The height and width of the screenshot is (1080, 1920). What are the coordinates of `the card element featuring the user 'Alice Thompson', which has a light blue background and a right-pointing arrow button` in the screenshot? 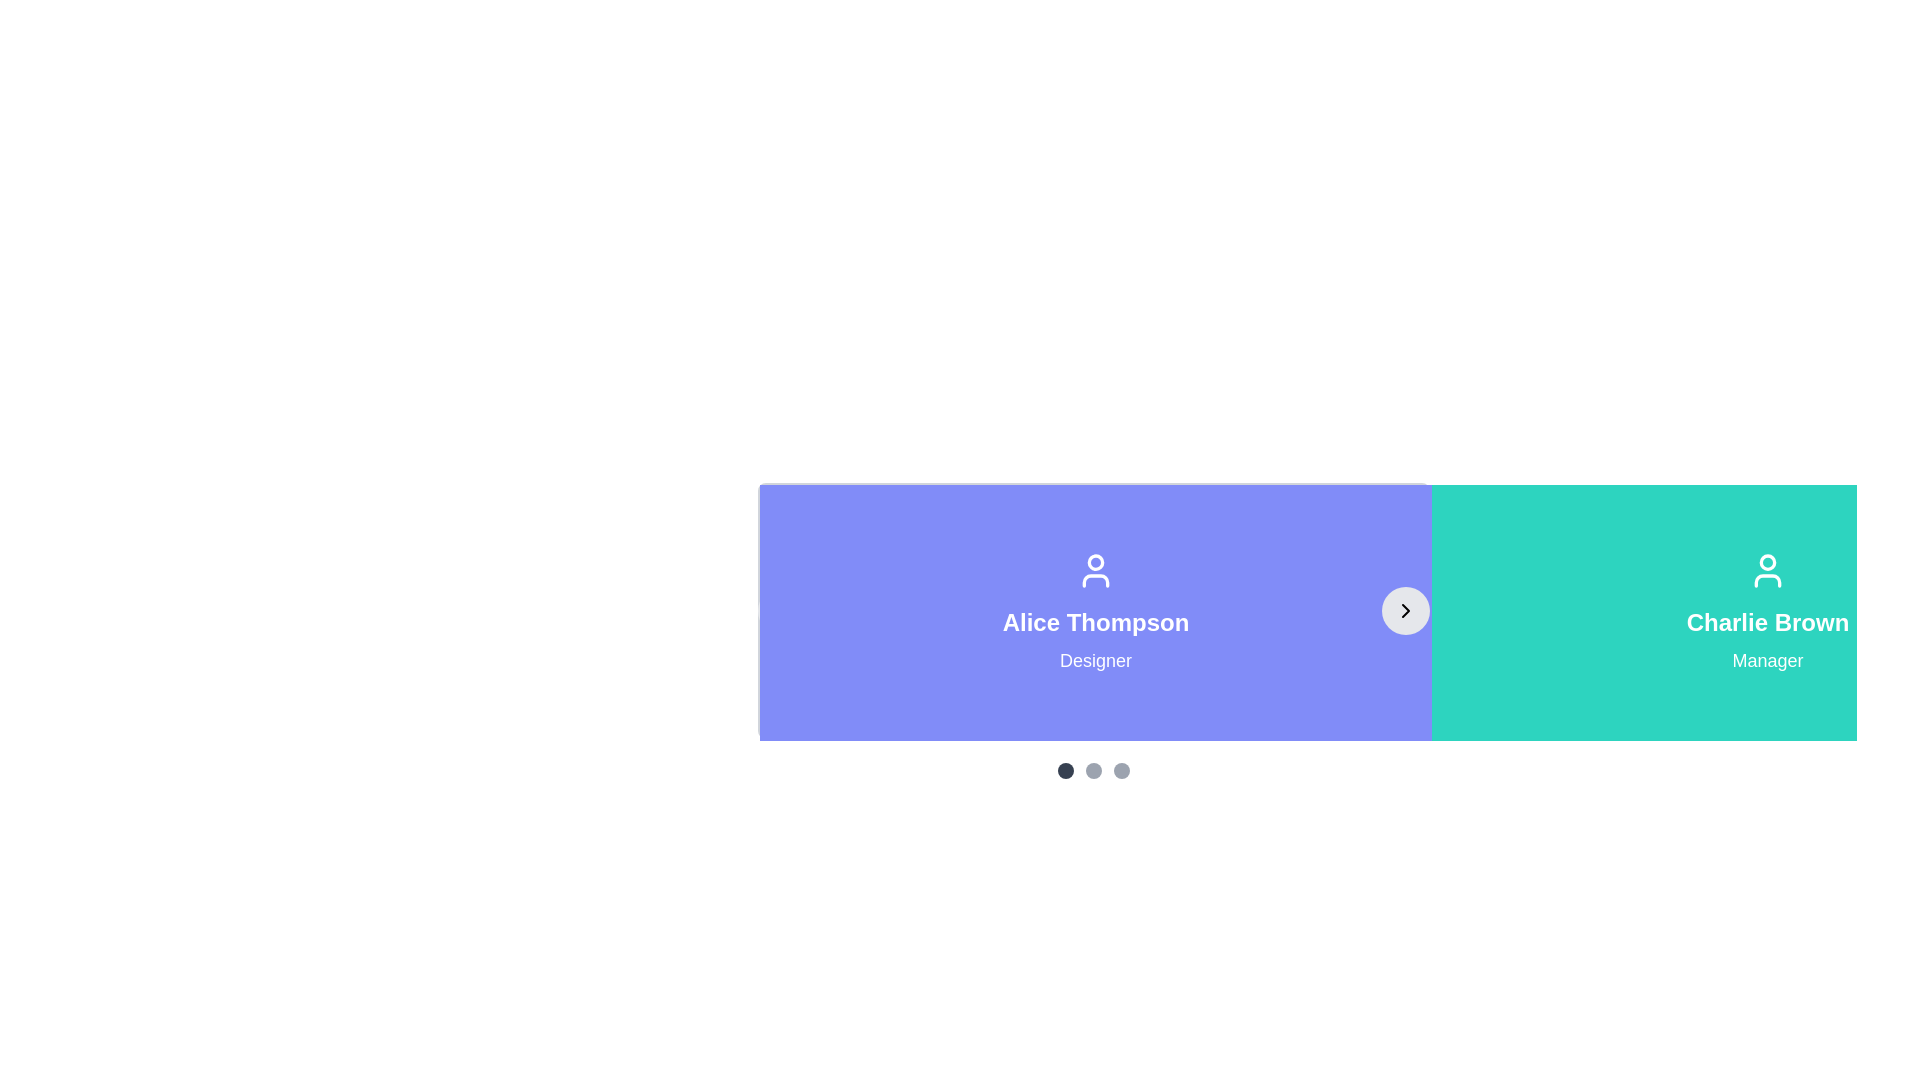 It's located at (1093, 609).